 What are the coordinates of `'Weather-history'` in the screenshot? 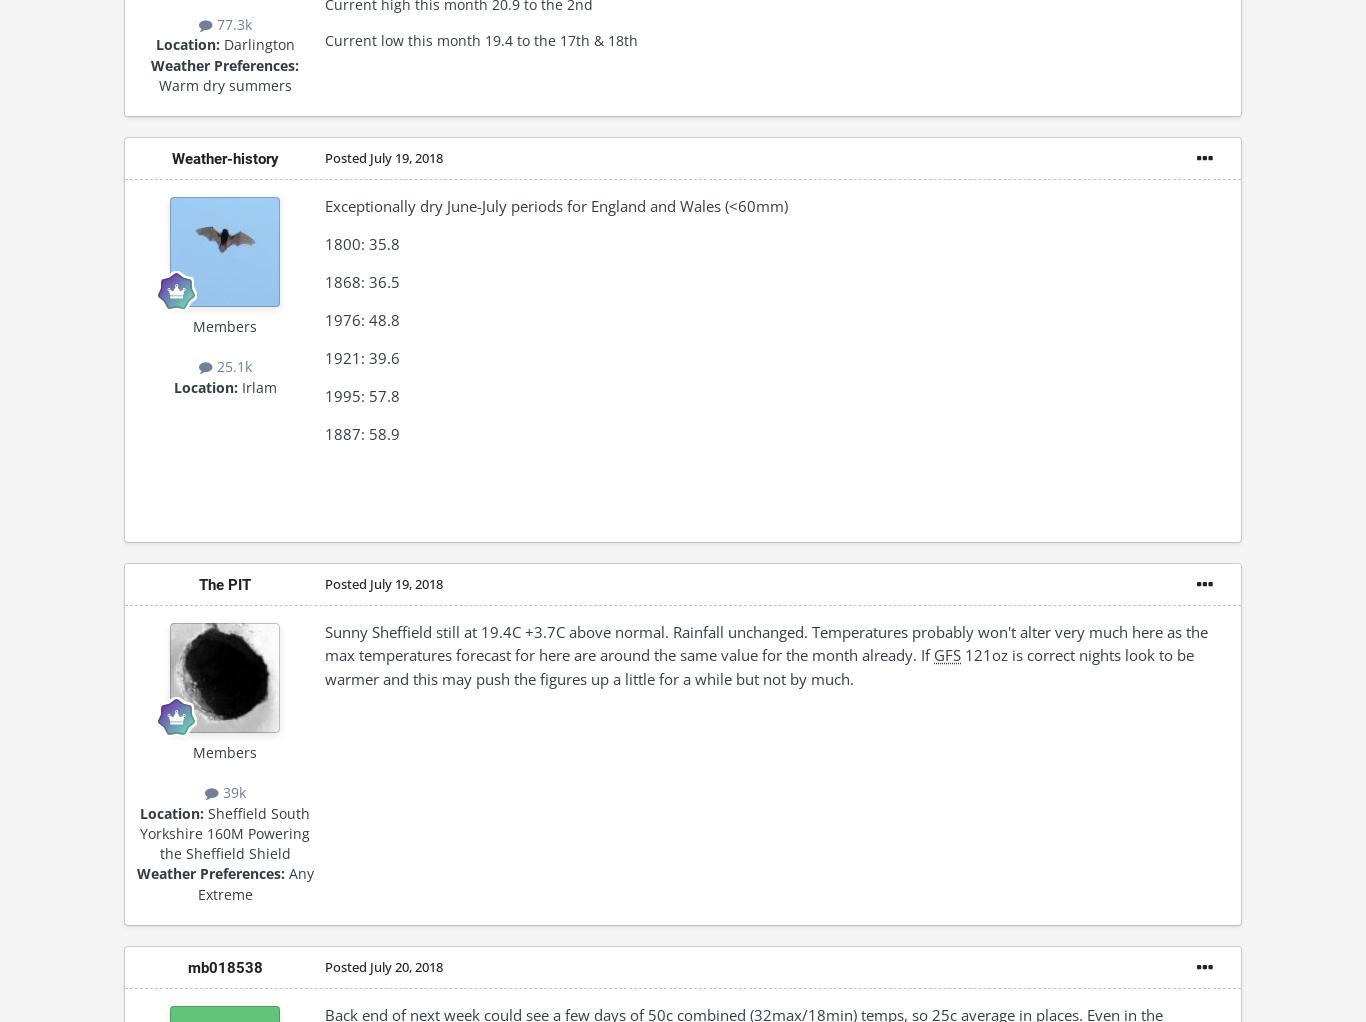 It's located at (223, 158).